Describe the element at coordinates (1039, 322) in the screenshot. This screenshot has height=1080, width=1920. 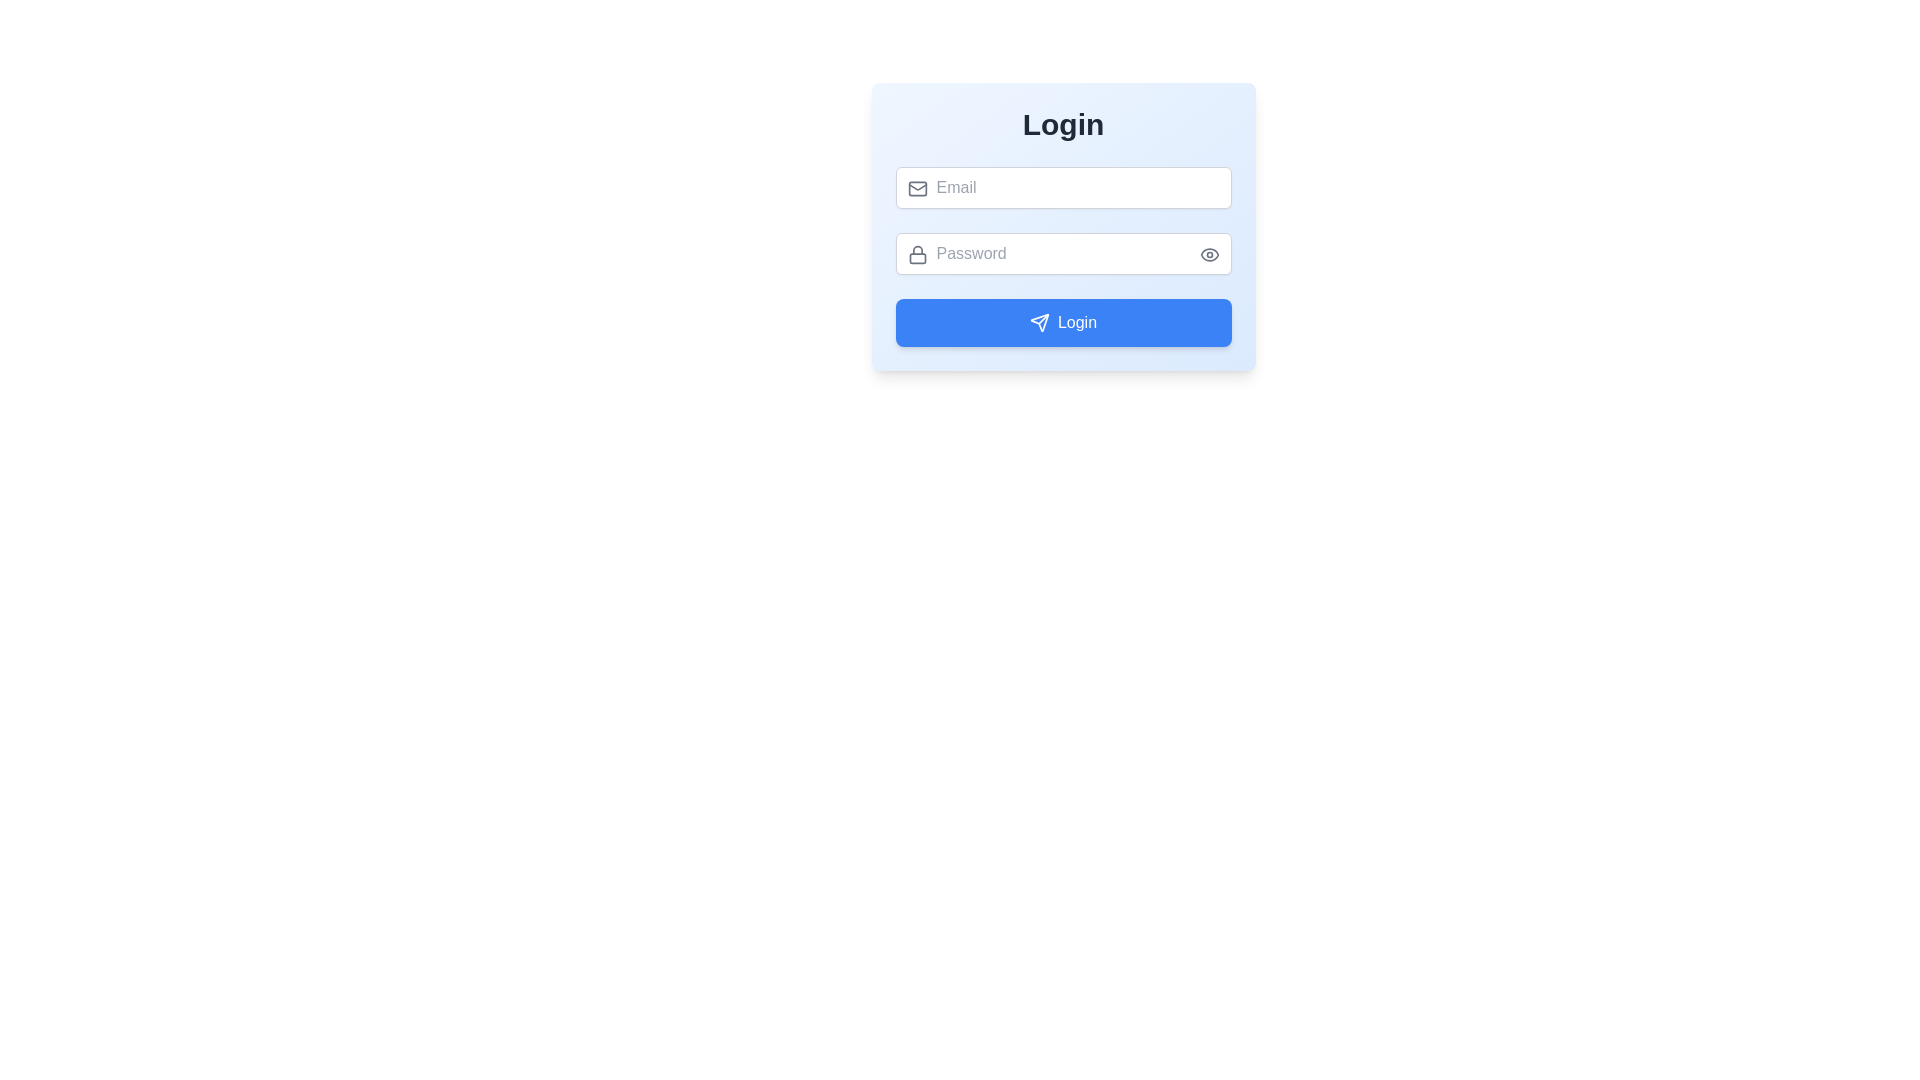
I see `the send icon, which resembles a paper plane, located to the left of the 'Login' text inside the blue button` at that location.